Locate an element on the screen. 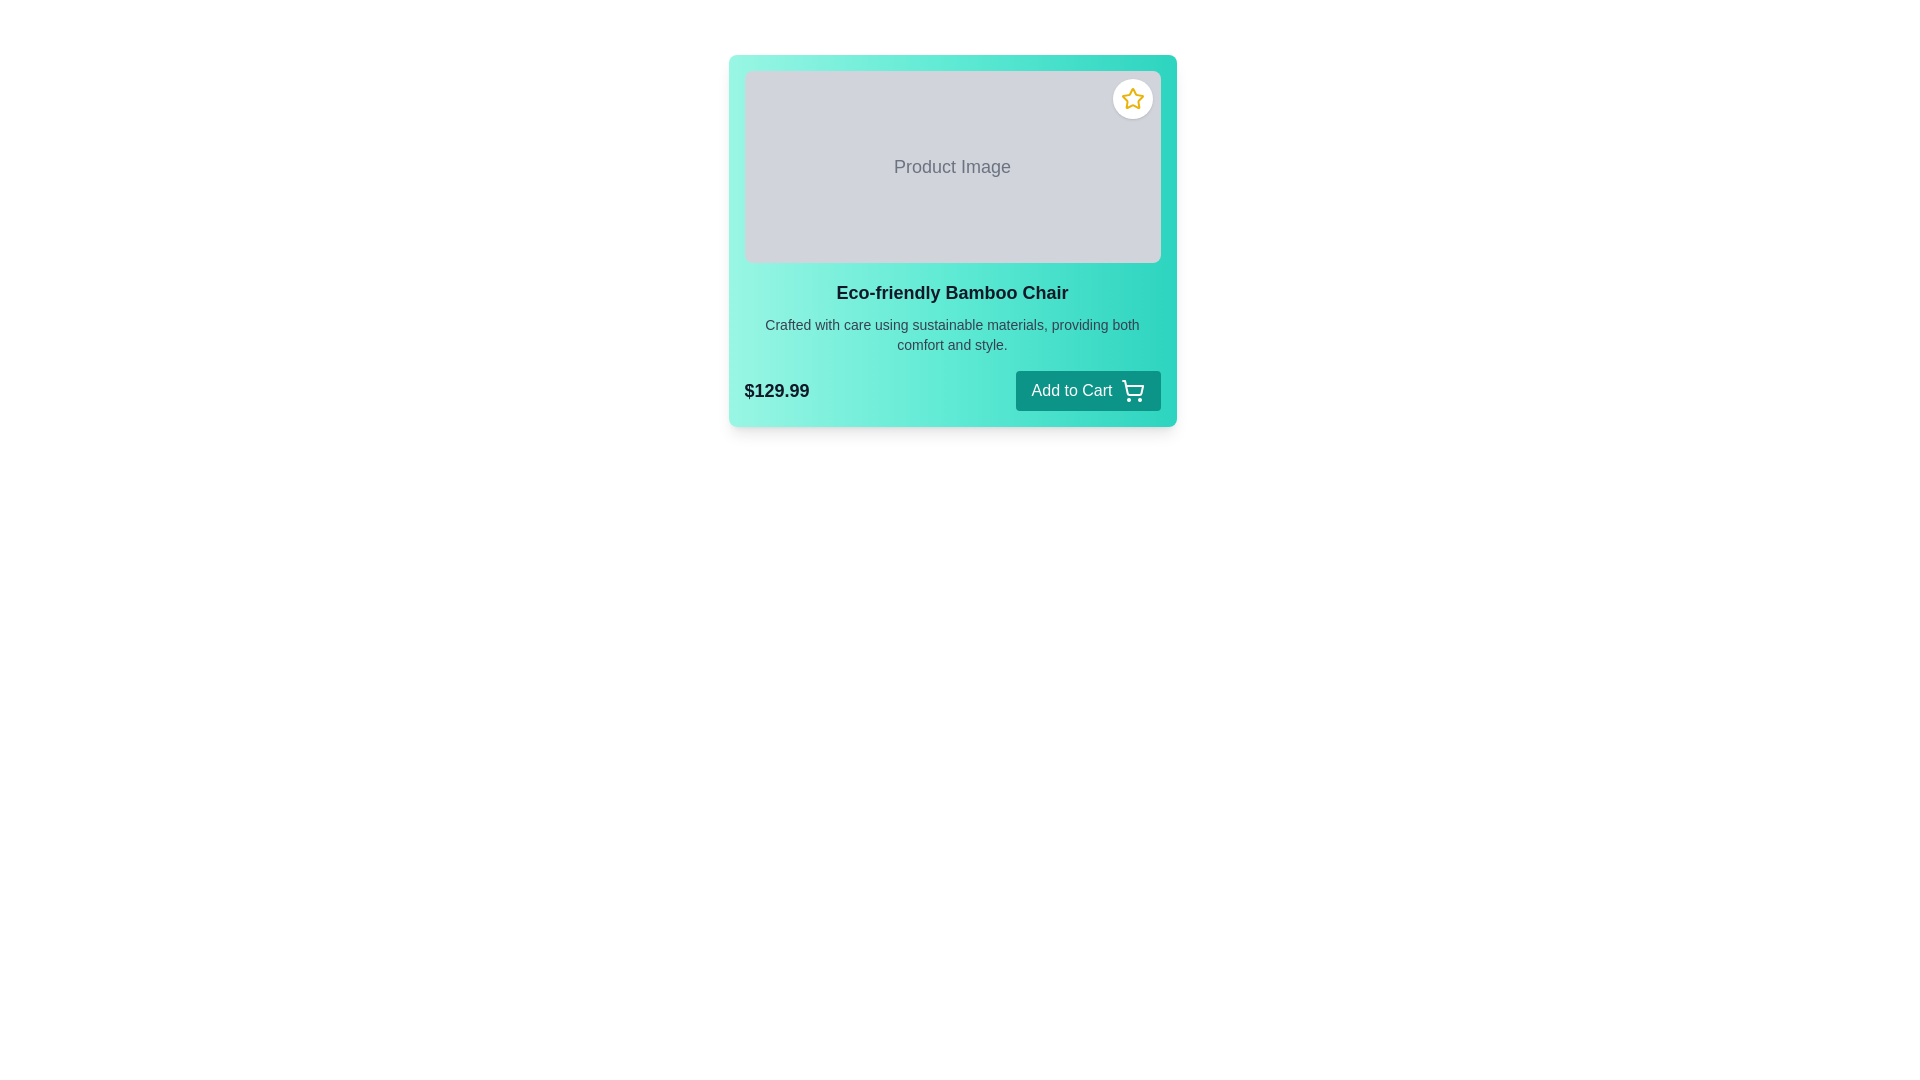  the eco-friendly product name and description text component is located at coordinates (951, 315).